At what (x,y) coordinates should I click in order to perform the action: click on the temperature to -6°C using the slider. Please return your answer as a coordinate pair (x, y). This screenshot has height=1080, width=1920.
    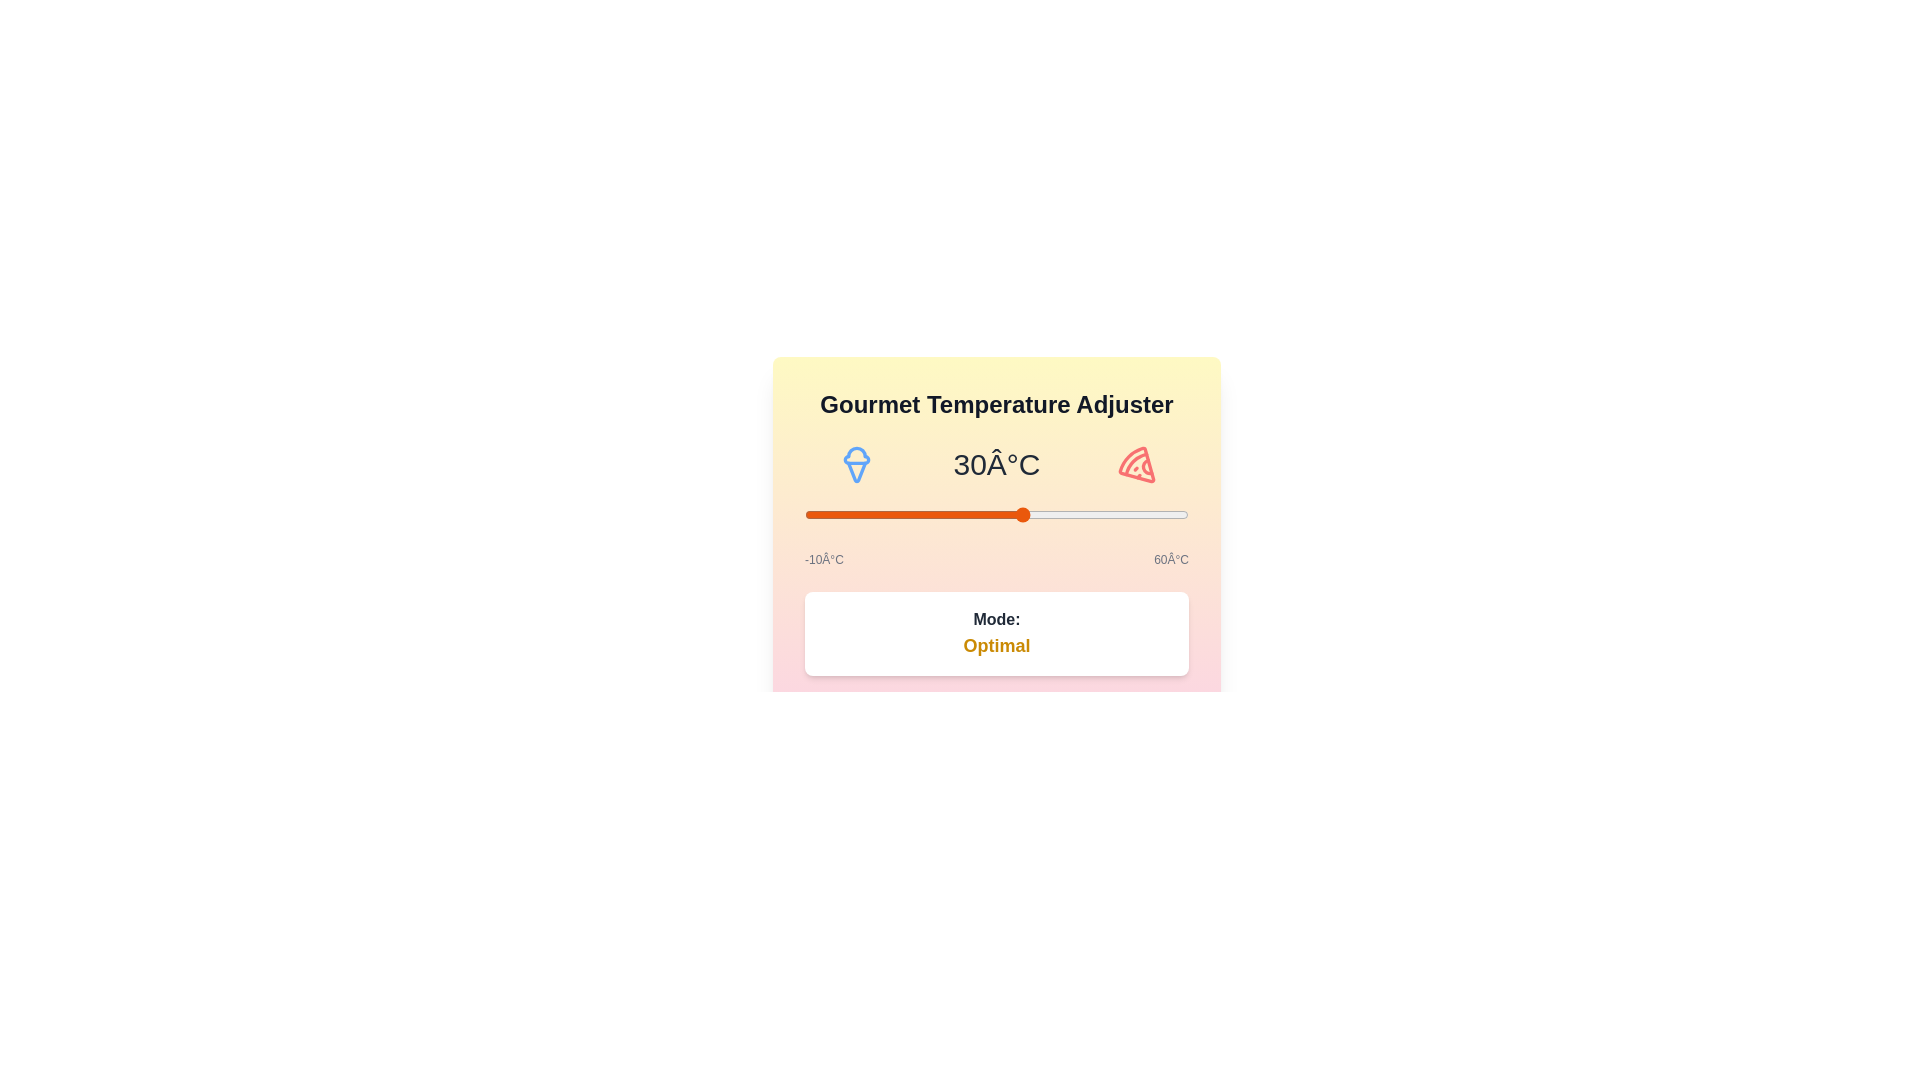
    Looking at the image, I should click on (826, 514).